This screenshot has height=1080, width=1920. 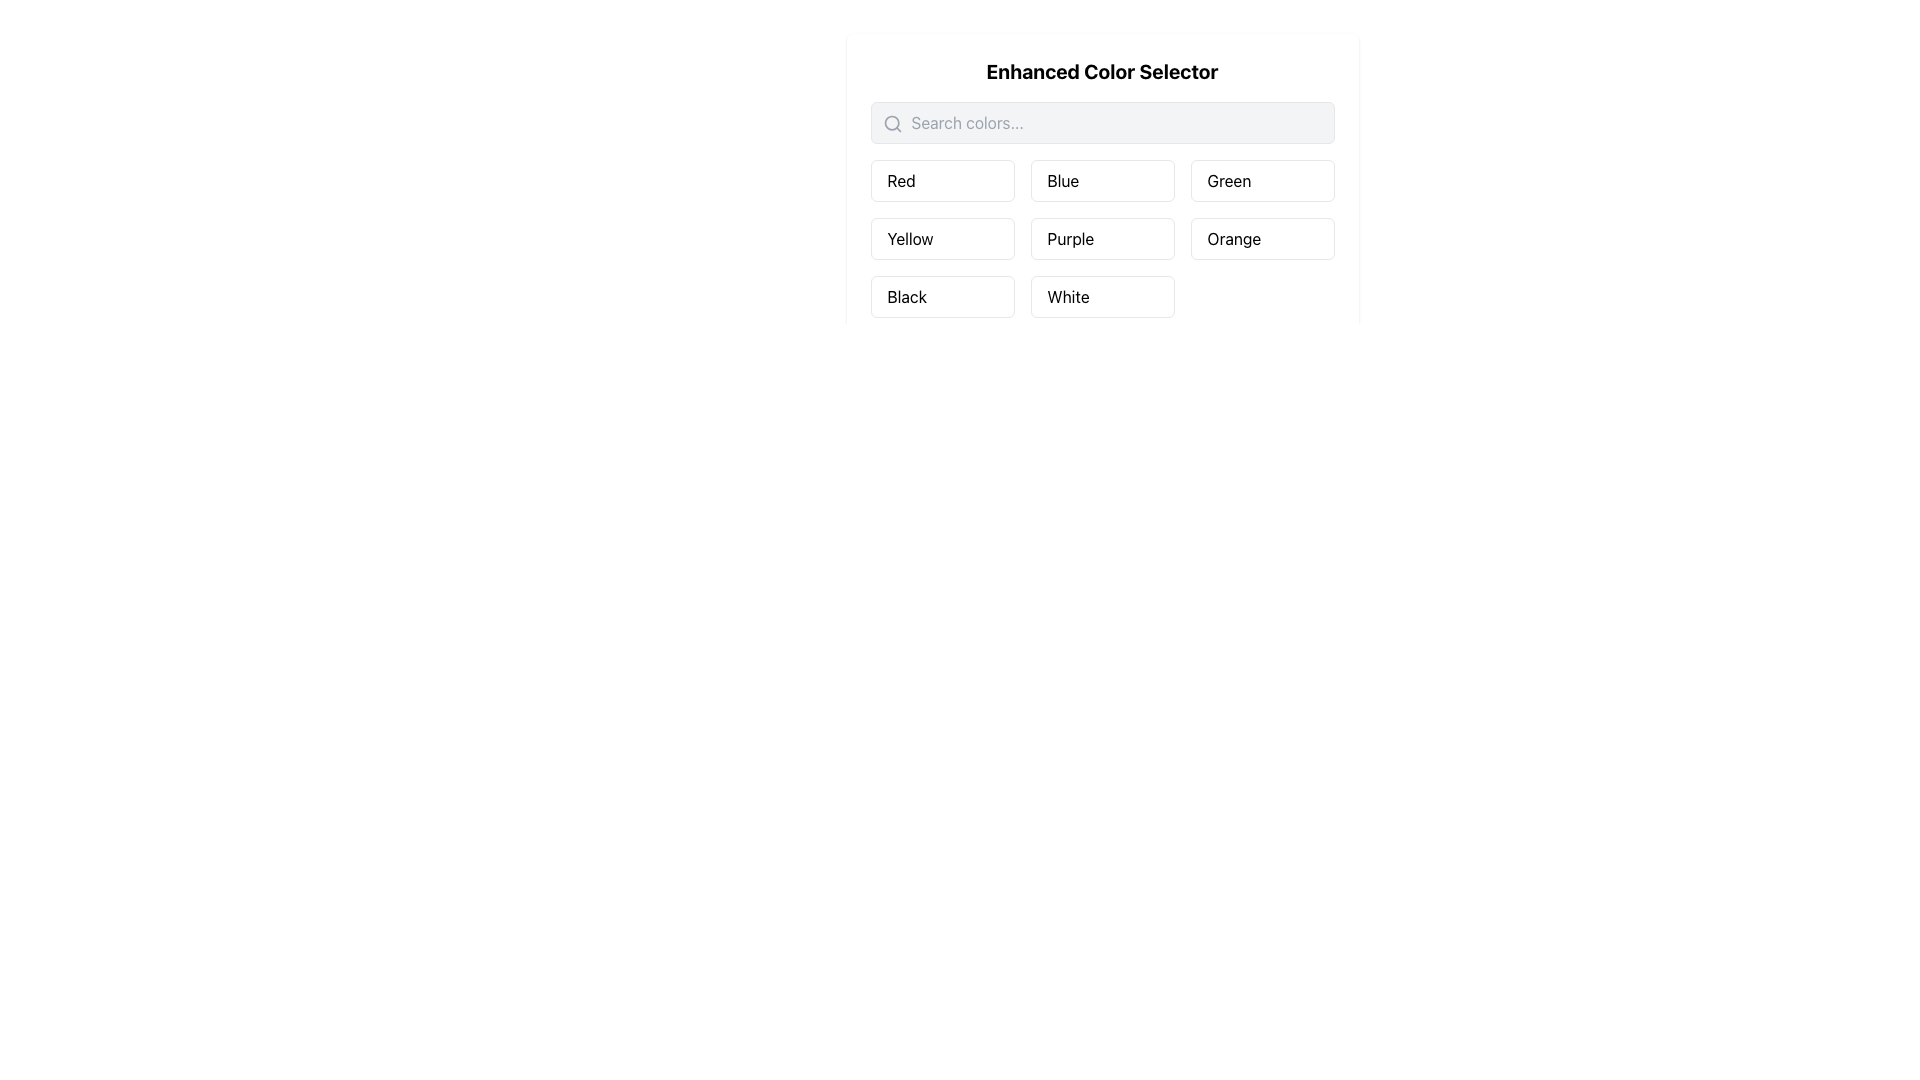 I want to click on the rectangular button with rounded corners and a white background labeled 'White', located in the third row, middle column of the grid, to potentially reveal additional information or effects, so click(x=1101, y=297).